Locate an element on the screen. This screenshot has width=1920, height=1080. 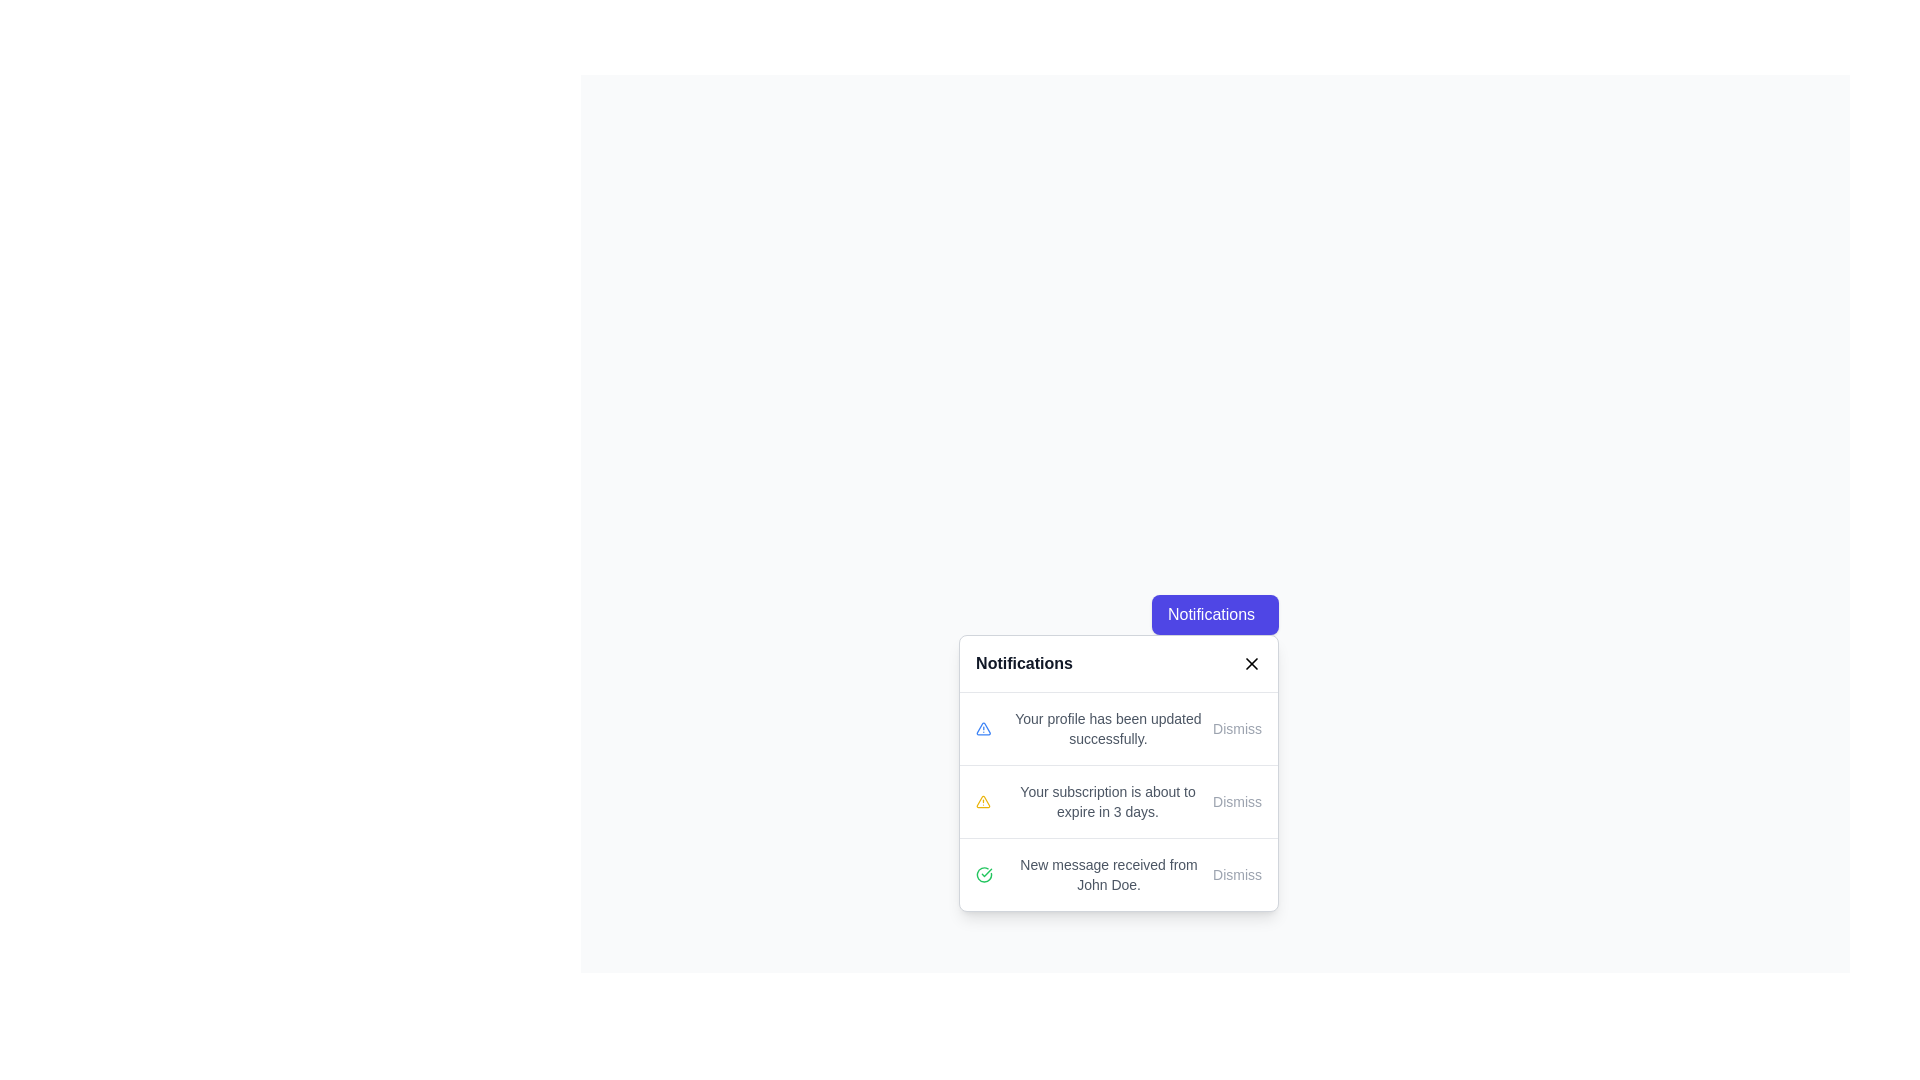
the circular success icon with a checkmark located to the left of the notification text indicating 'New message received from John Doe.' is located at coordinates (984, 874).